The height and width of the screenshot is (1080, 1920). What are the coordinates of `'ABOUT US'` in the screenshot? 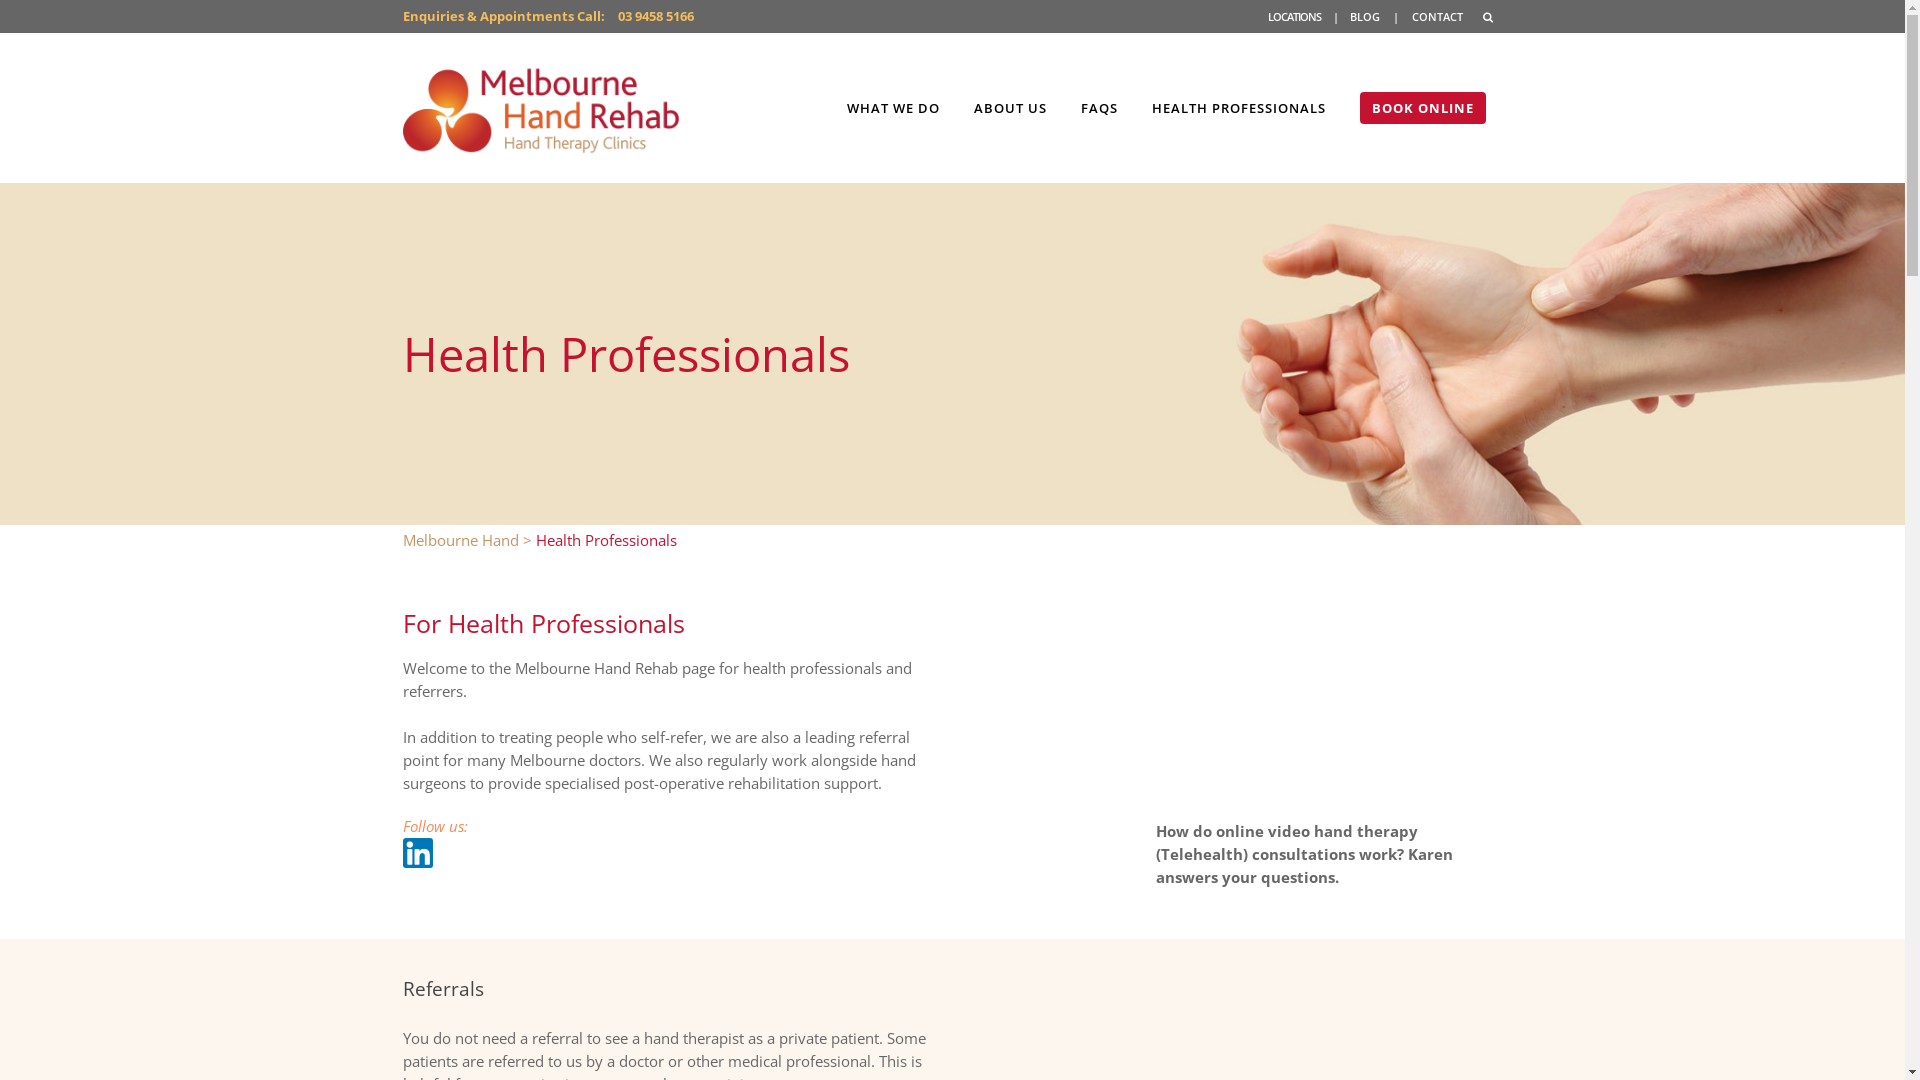 It's located at (1009, 108).